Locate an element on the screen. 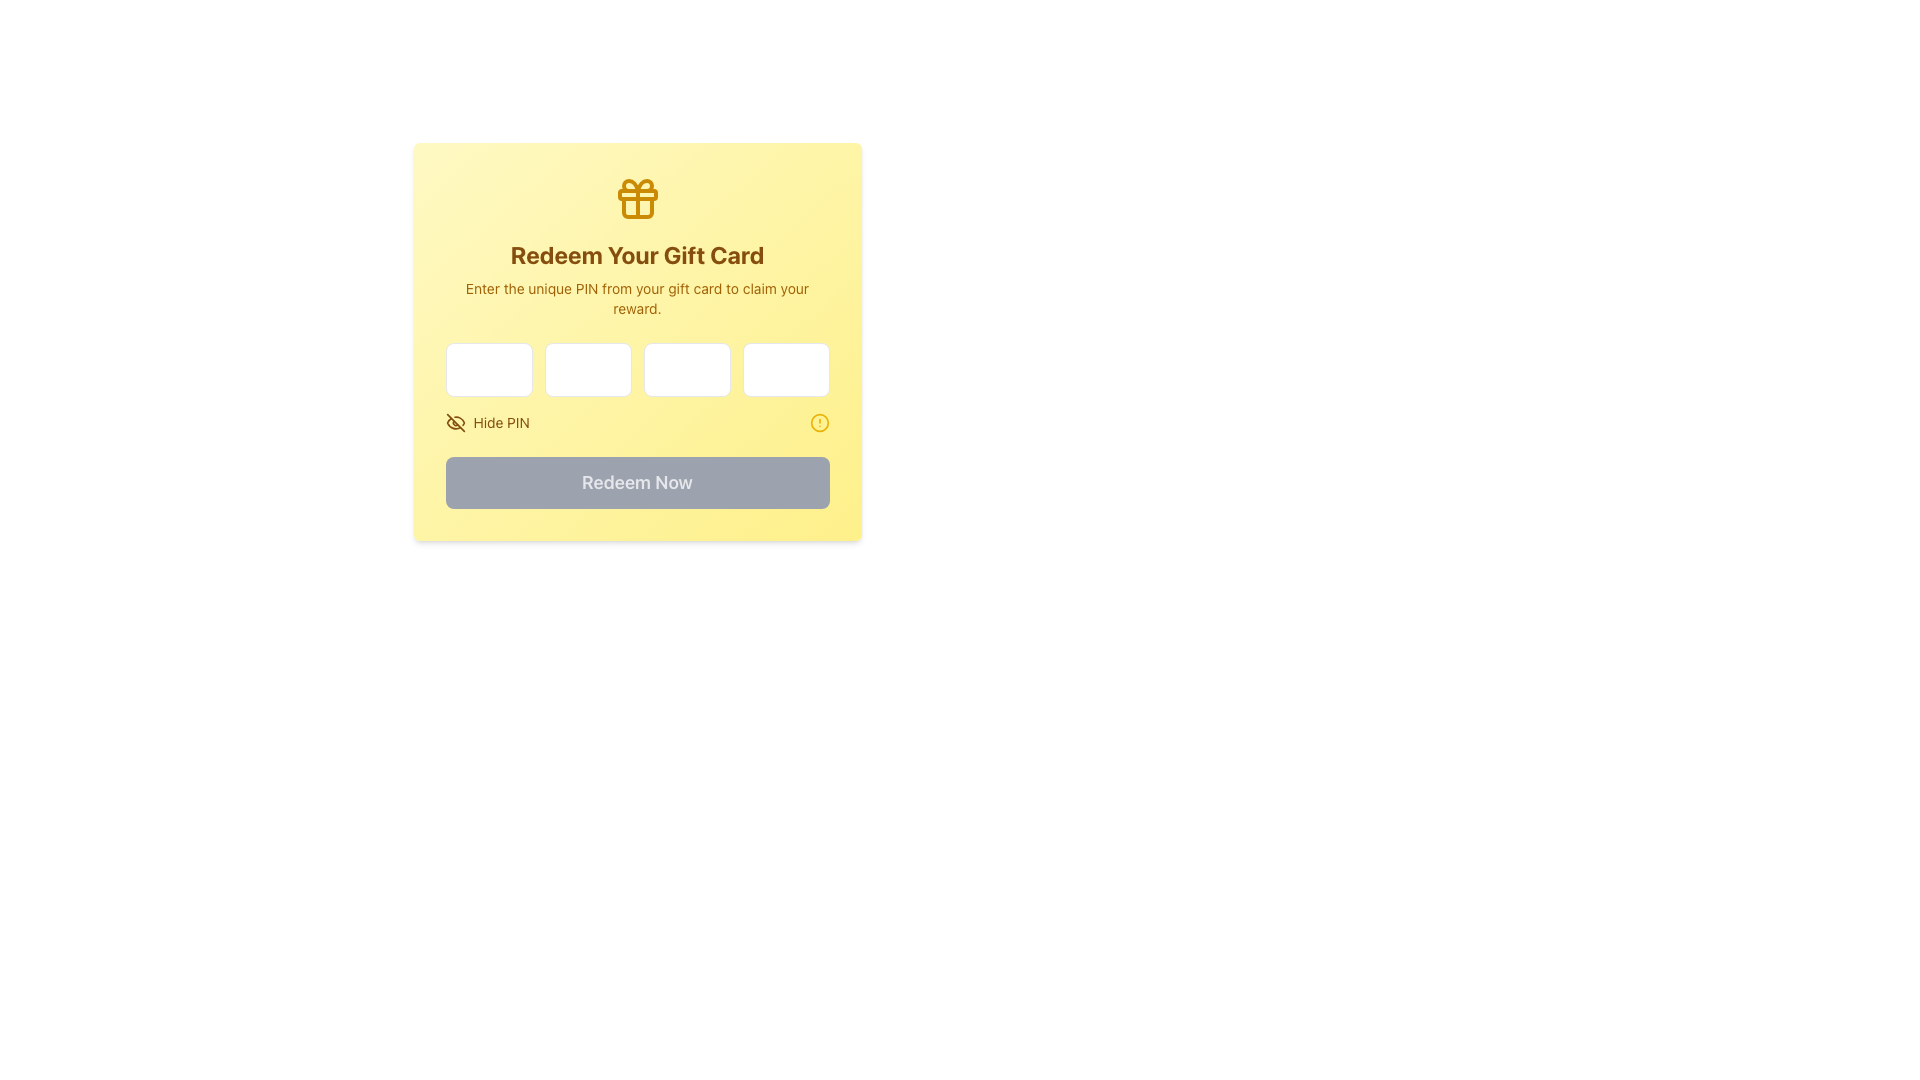 The width and height of the screenshot is (1920, 1080). the icon to the left of the label 'Hide PIN' within the yellow card interface is located at coordinates (454, 422).